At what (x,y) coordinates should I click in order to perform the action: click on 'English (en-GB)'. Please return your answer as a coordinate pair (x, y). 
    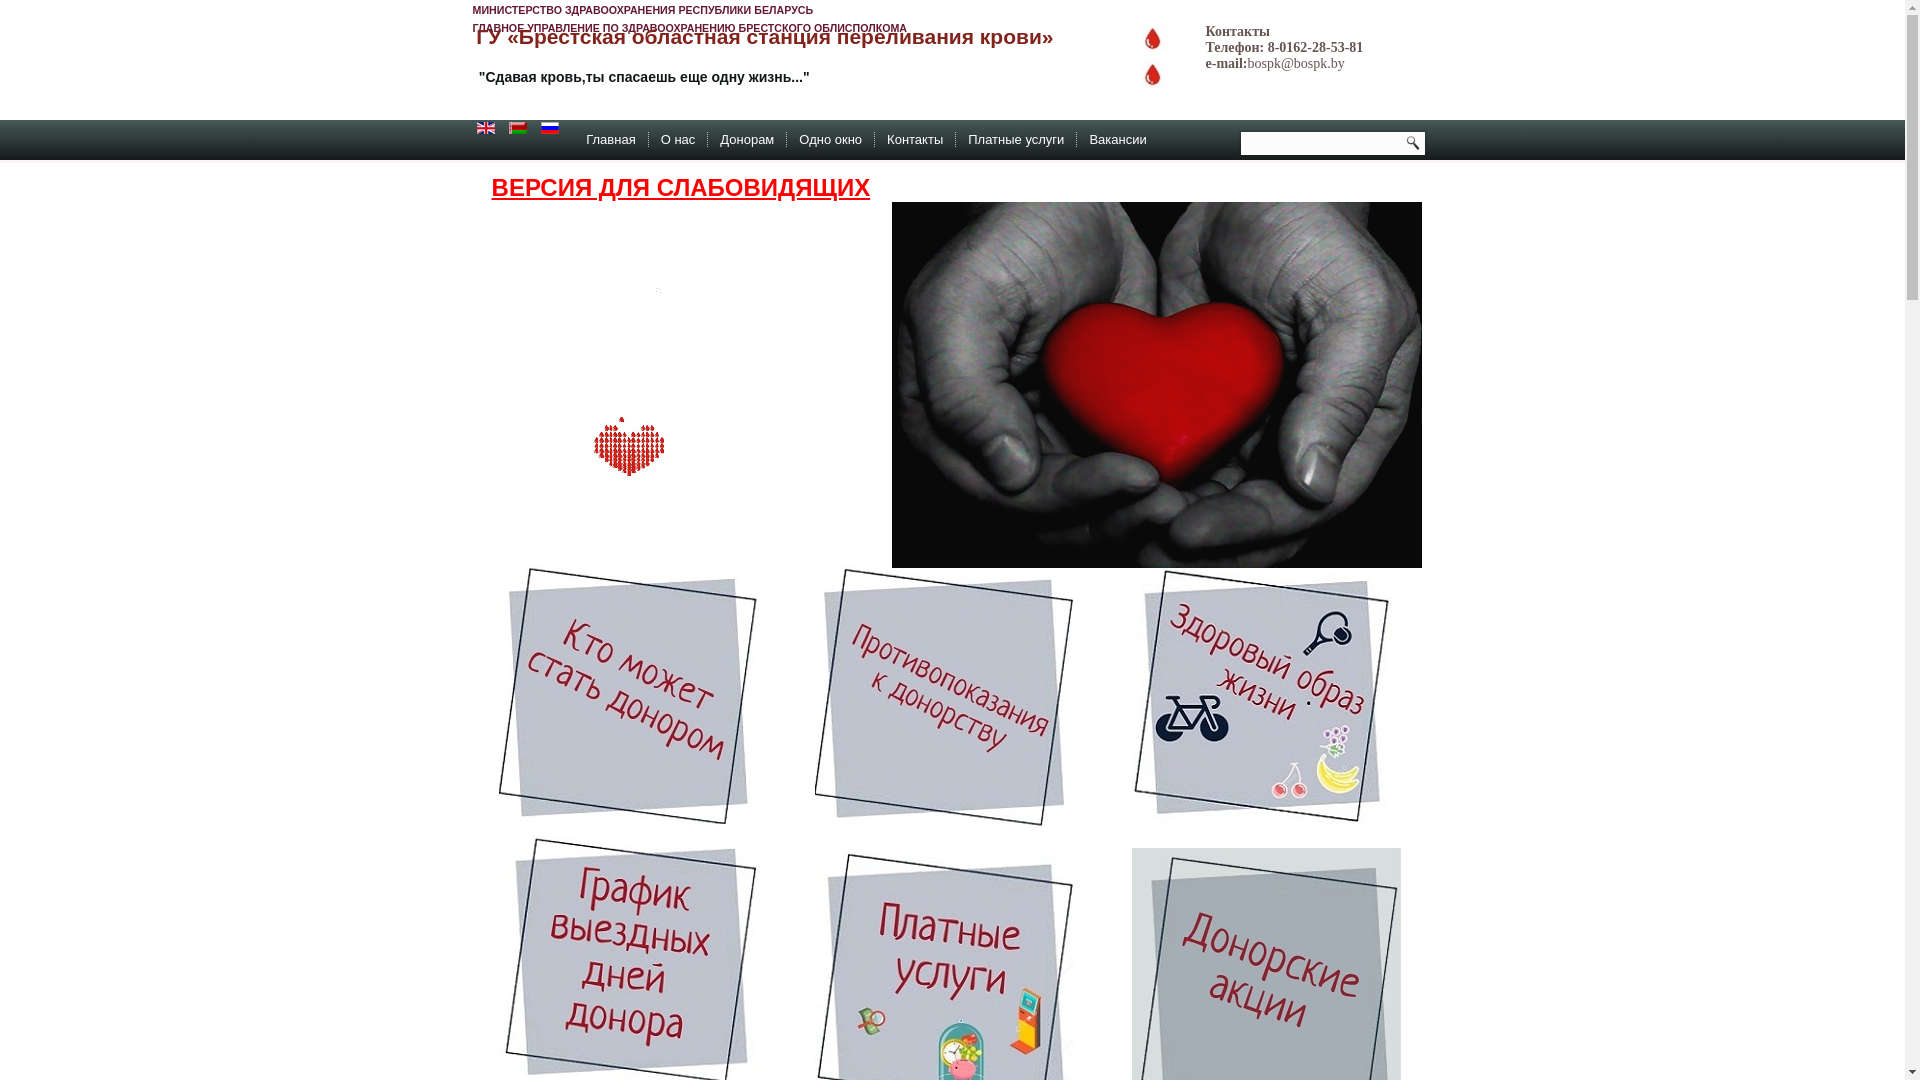
    Looking at the image, I should click on (485, 127).